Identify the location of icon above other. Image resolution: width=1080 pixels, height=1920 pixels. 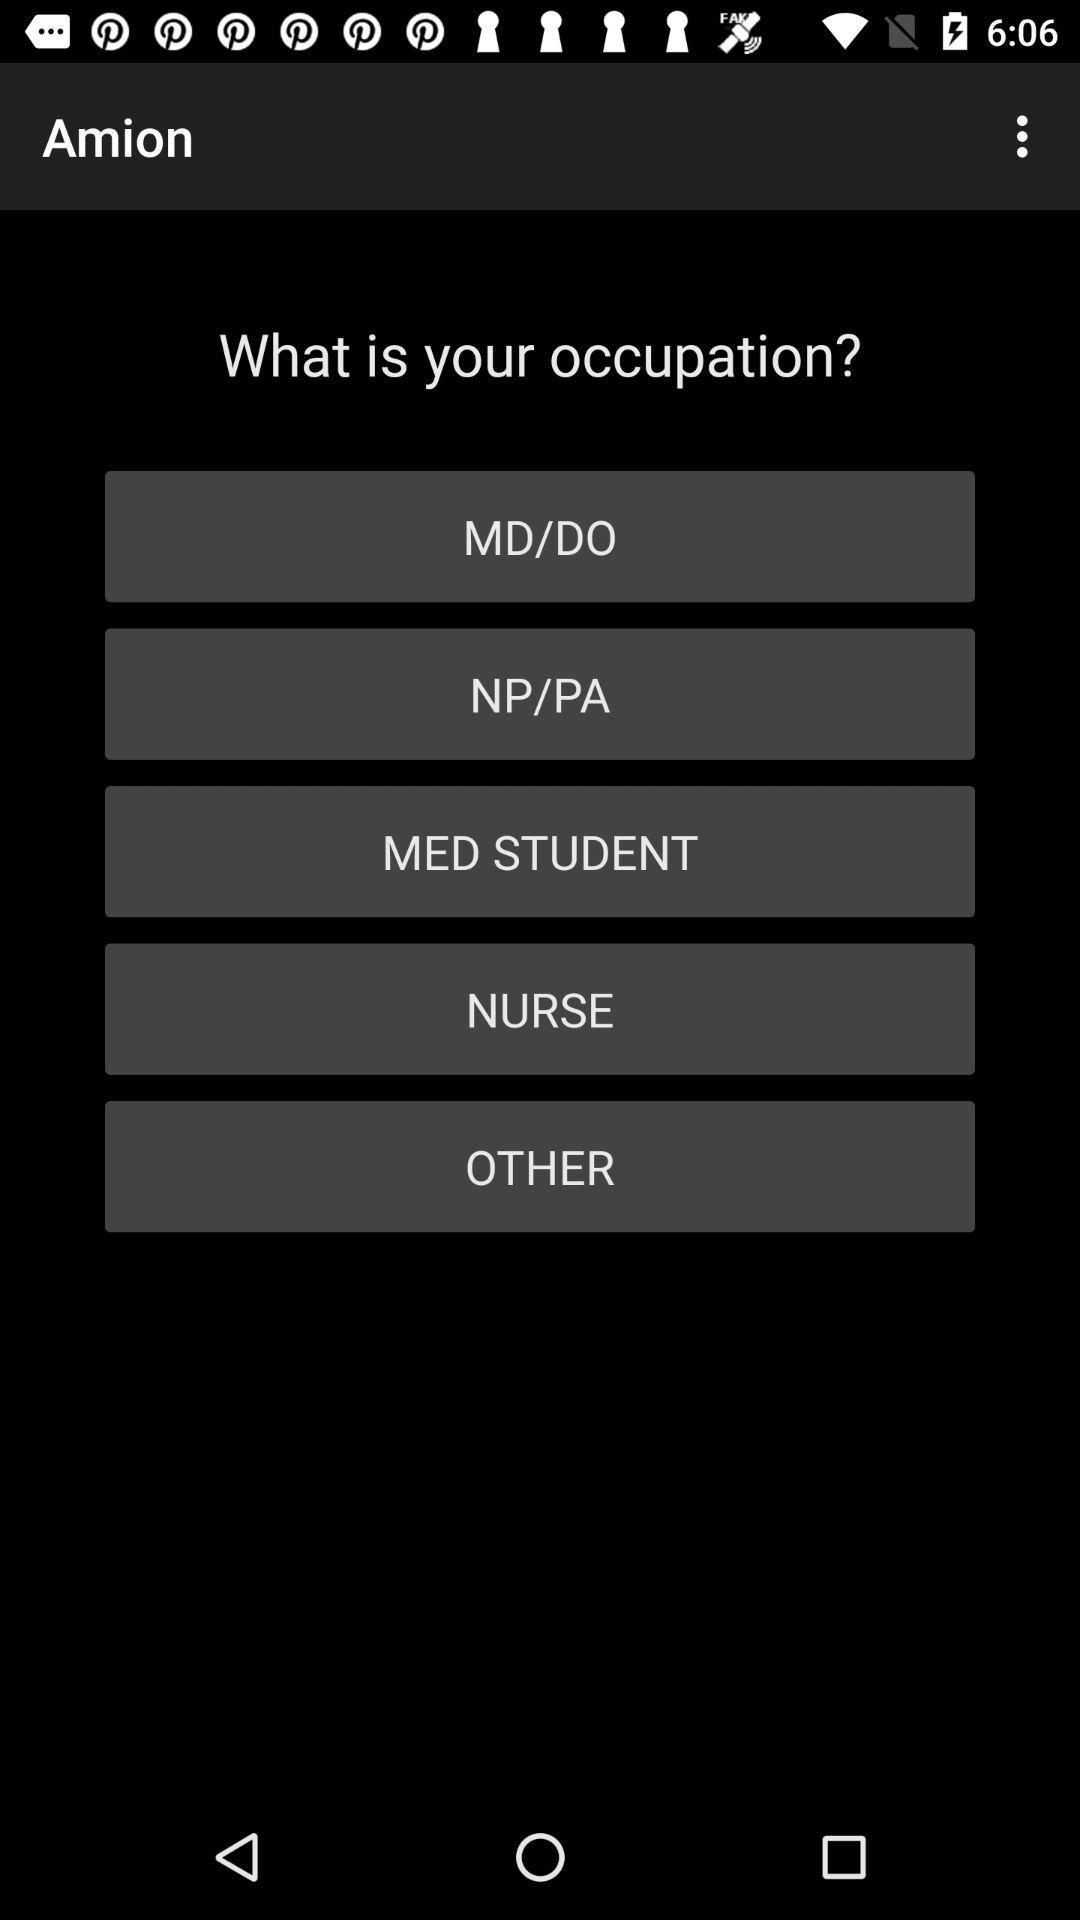
(540, 1009).